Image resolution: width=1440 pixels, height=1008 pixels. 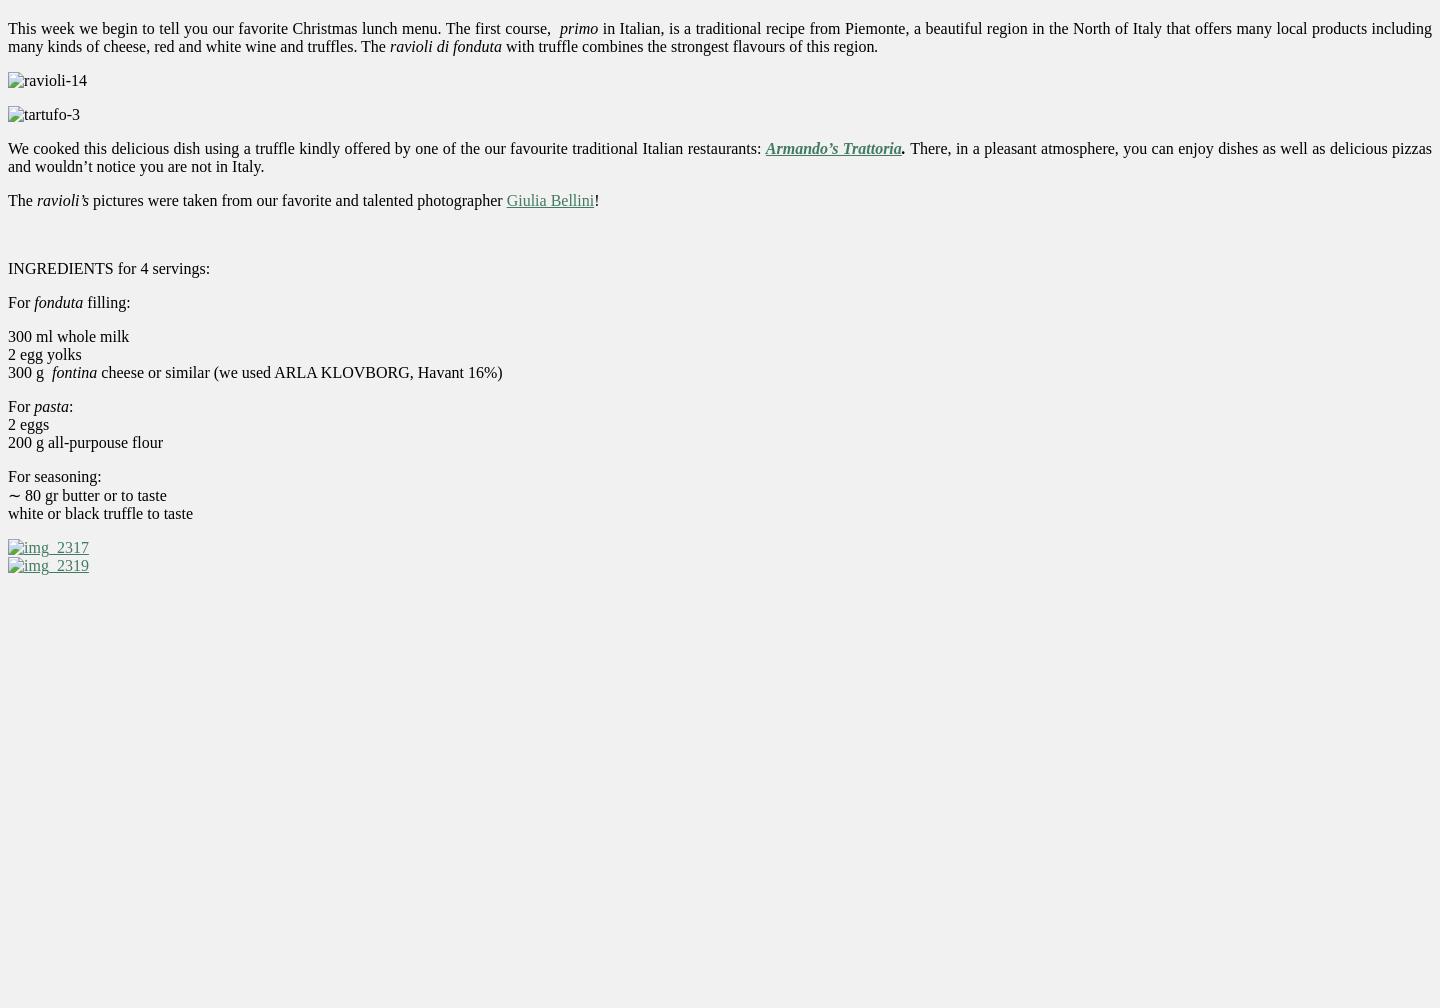 What do you see at coordinates (720, 156) in the screenshot?
I see `'There, in a pleasant atmosphere, you can enjoy dishes as well as delicious pizzas and wouldn’t notice you are not in Italy.'` at bounding box center [720, 156].